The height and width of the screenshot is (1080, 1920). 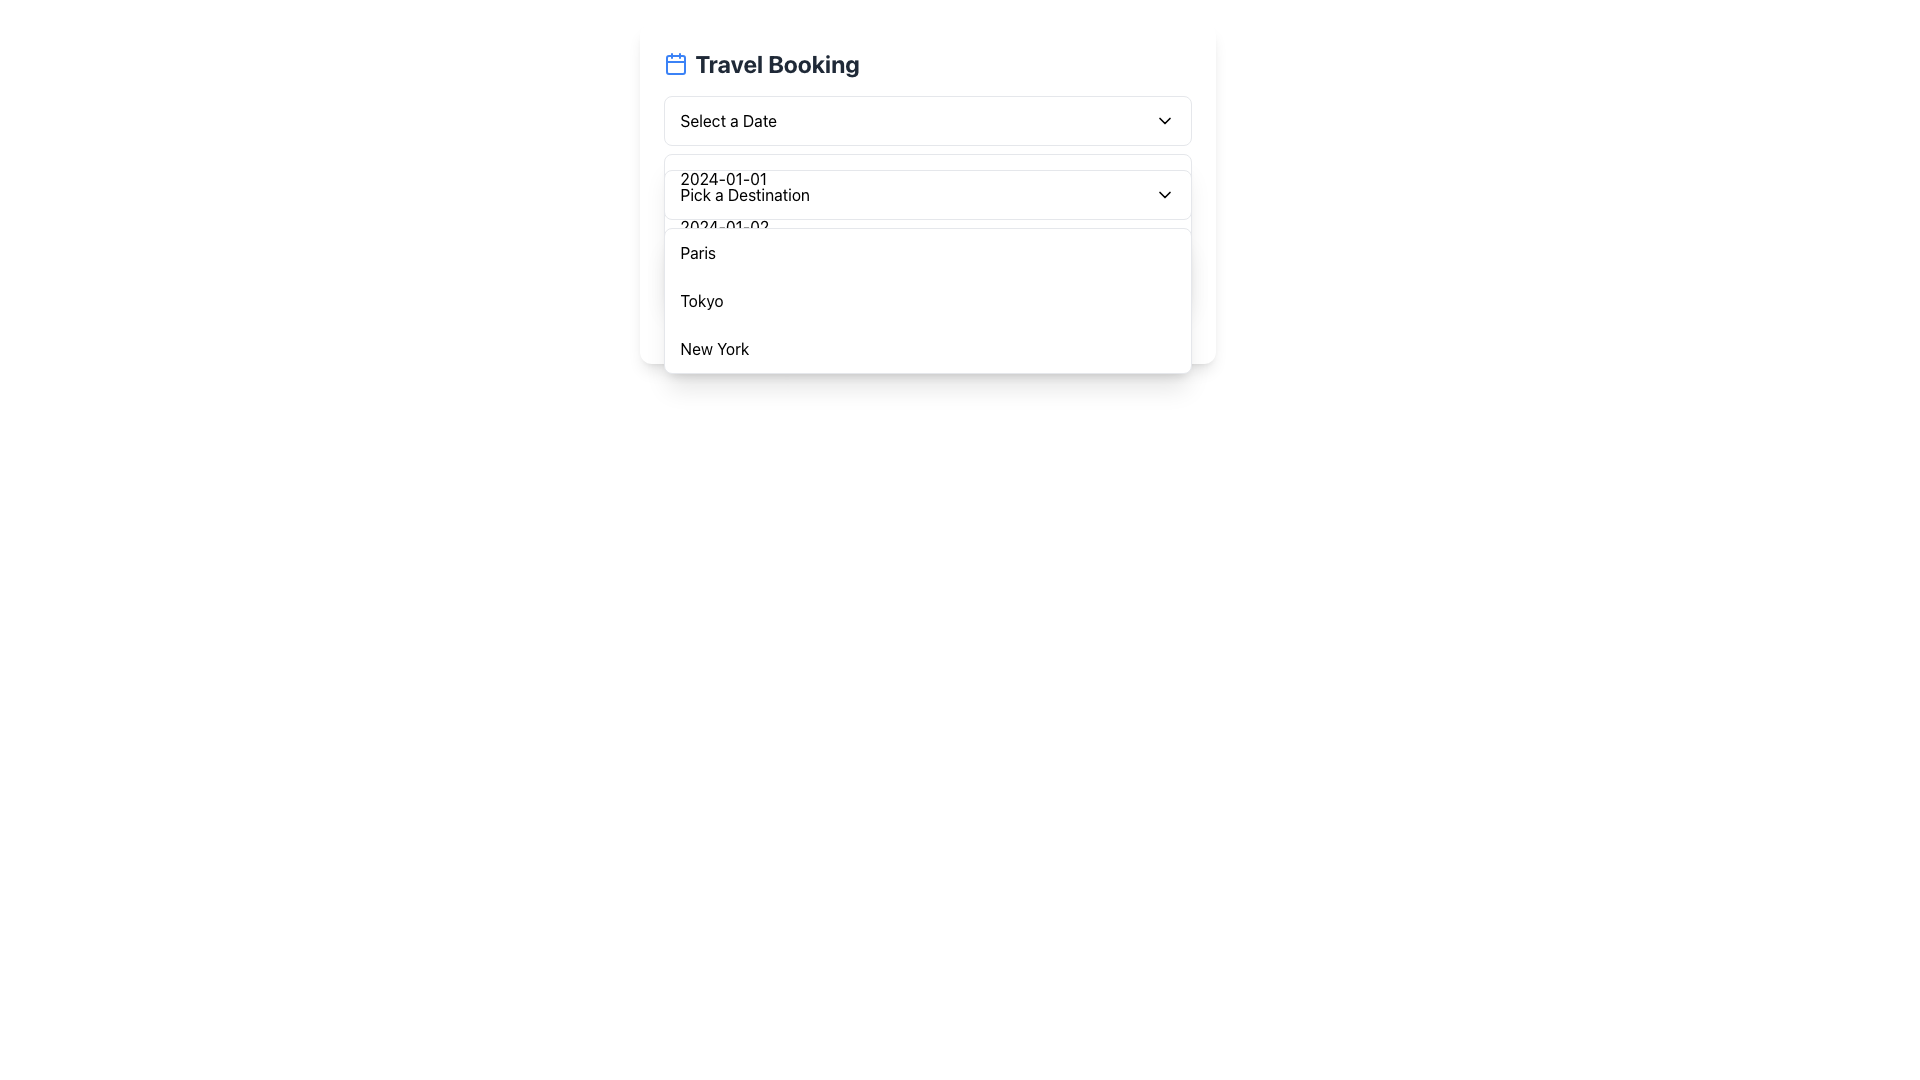 I want to click on the dropdown menu positioned beneath the 'Select a Date' dropdown, so click(x=926, y=195).